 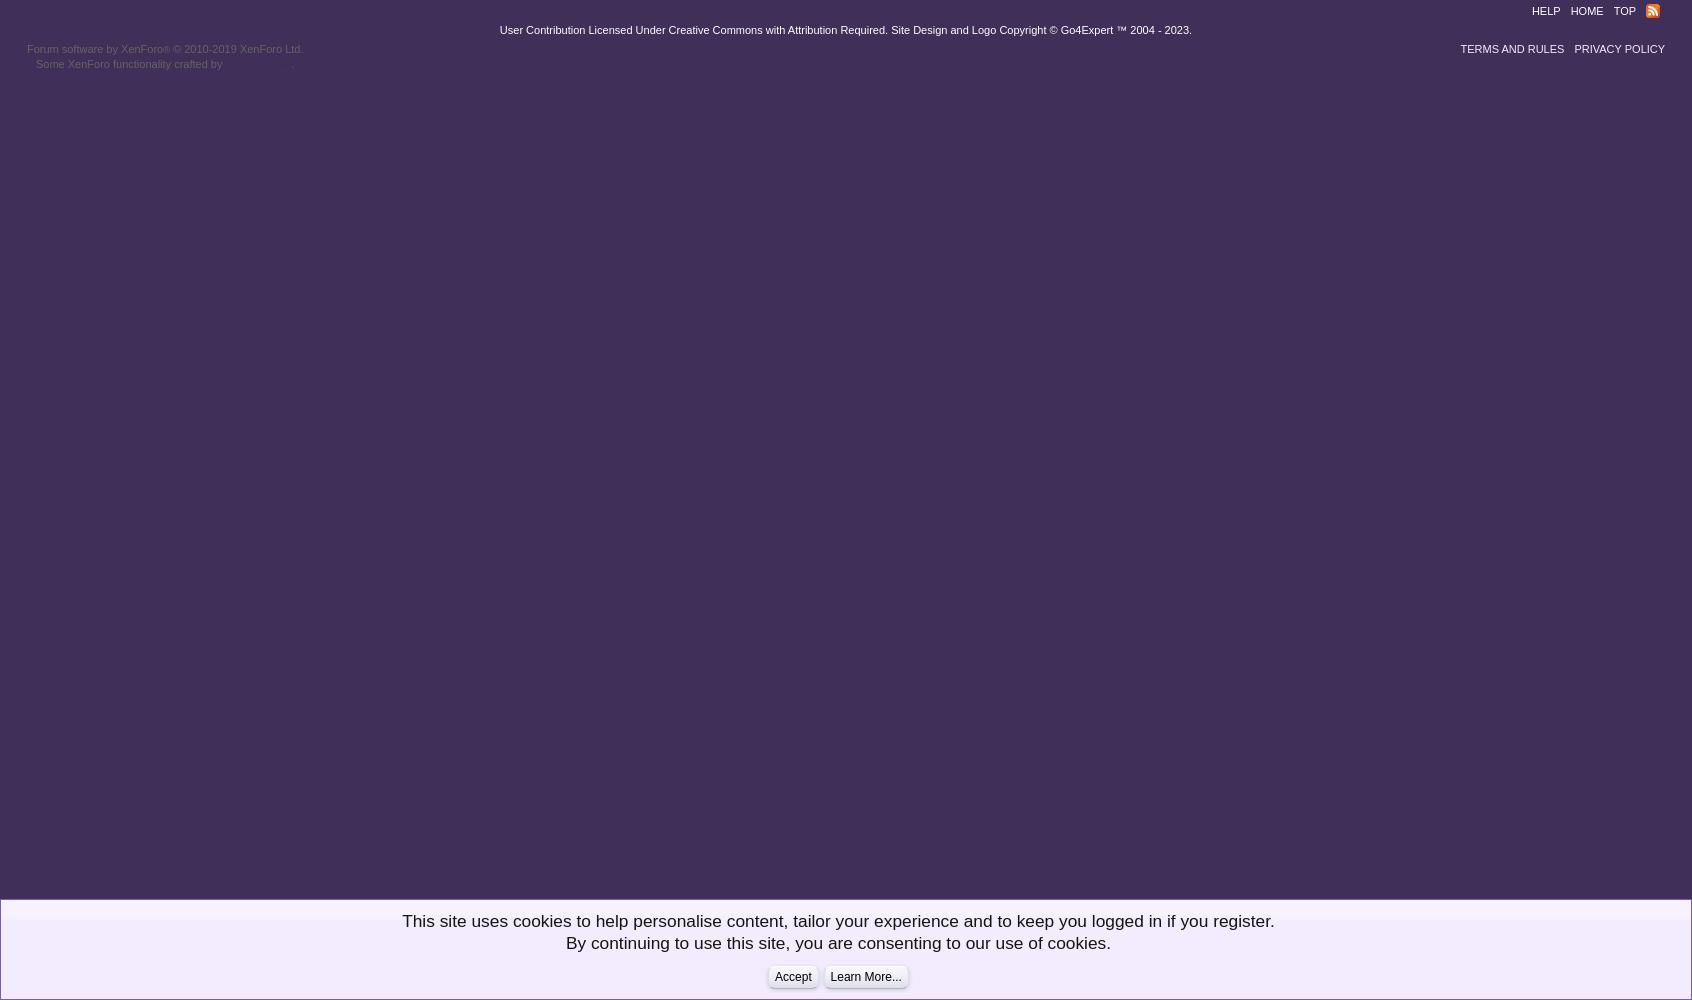 What do you see at coordinates (129, 62) in the screenshot?
I see `'Some XenForo functionality crafted by'` at bounding box center [129, 62].